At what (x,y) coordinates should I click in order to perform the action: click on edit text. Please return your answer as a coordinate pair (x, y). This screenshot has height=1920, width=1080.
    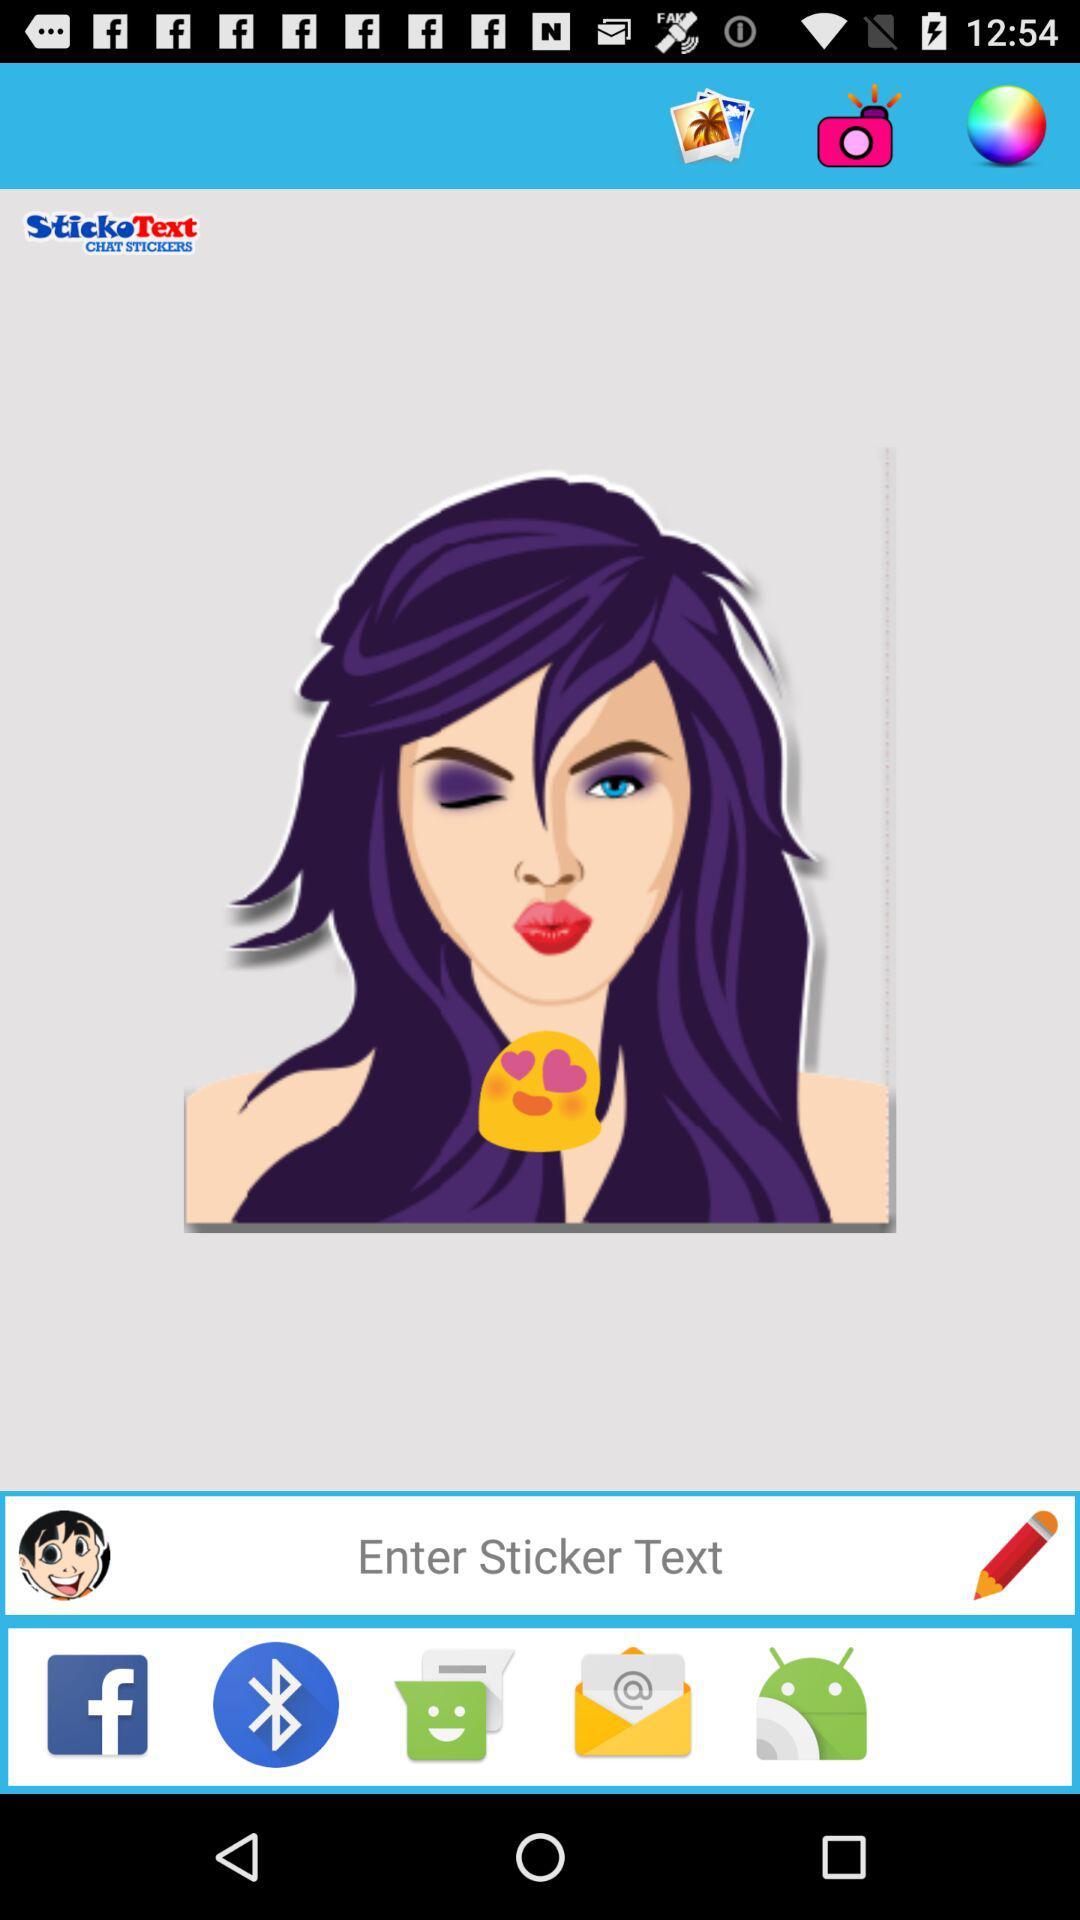
    Looking at the image, I should click on (1015, 1554).